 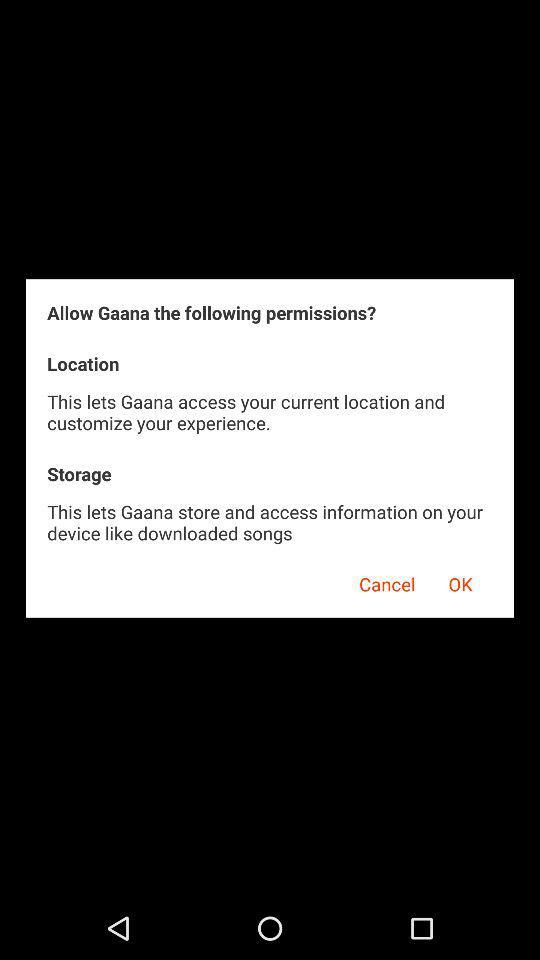 I want to click on app below the this lets gaana icon, so click(x=380, y=581).